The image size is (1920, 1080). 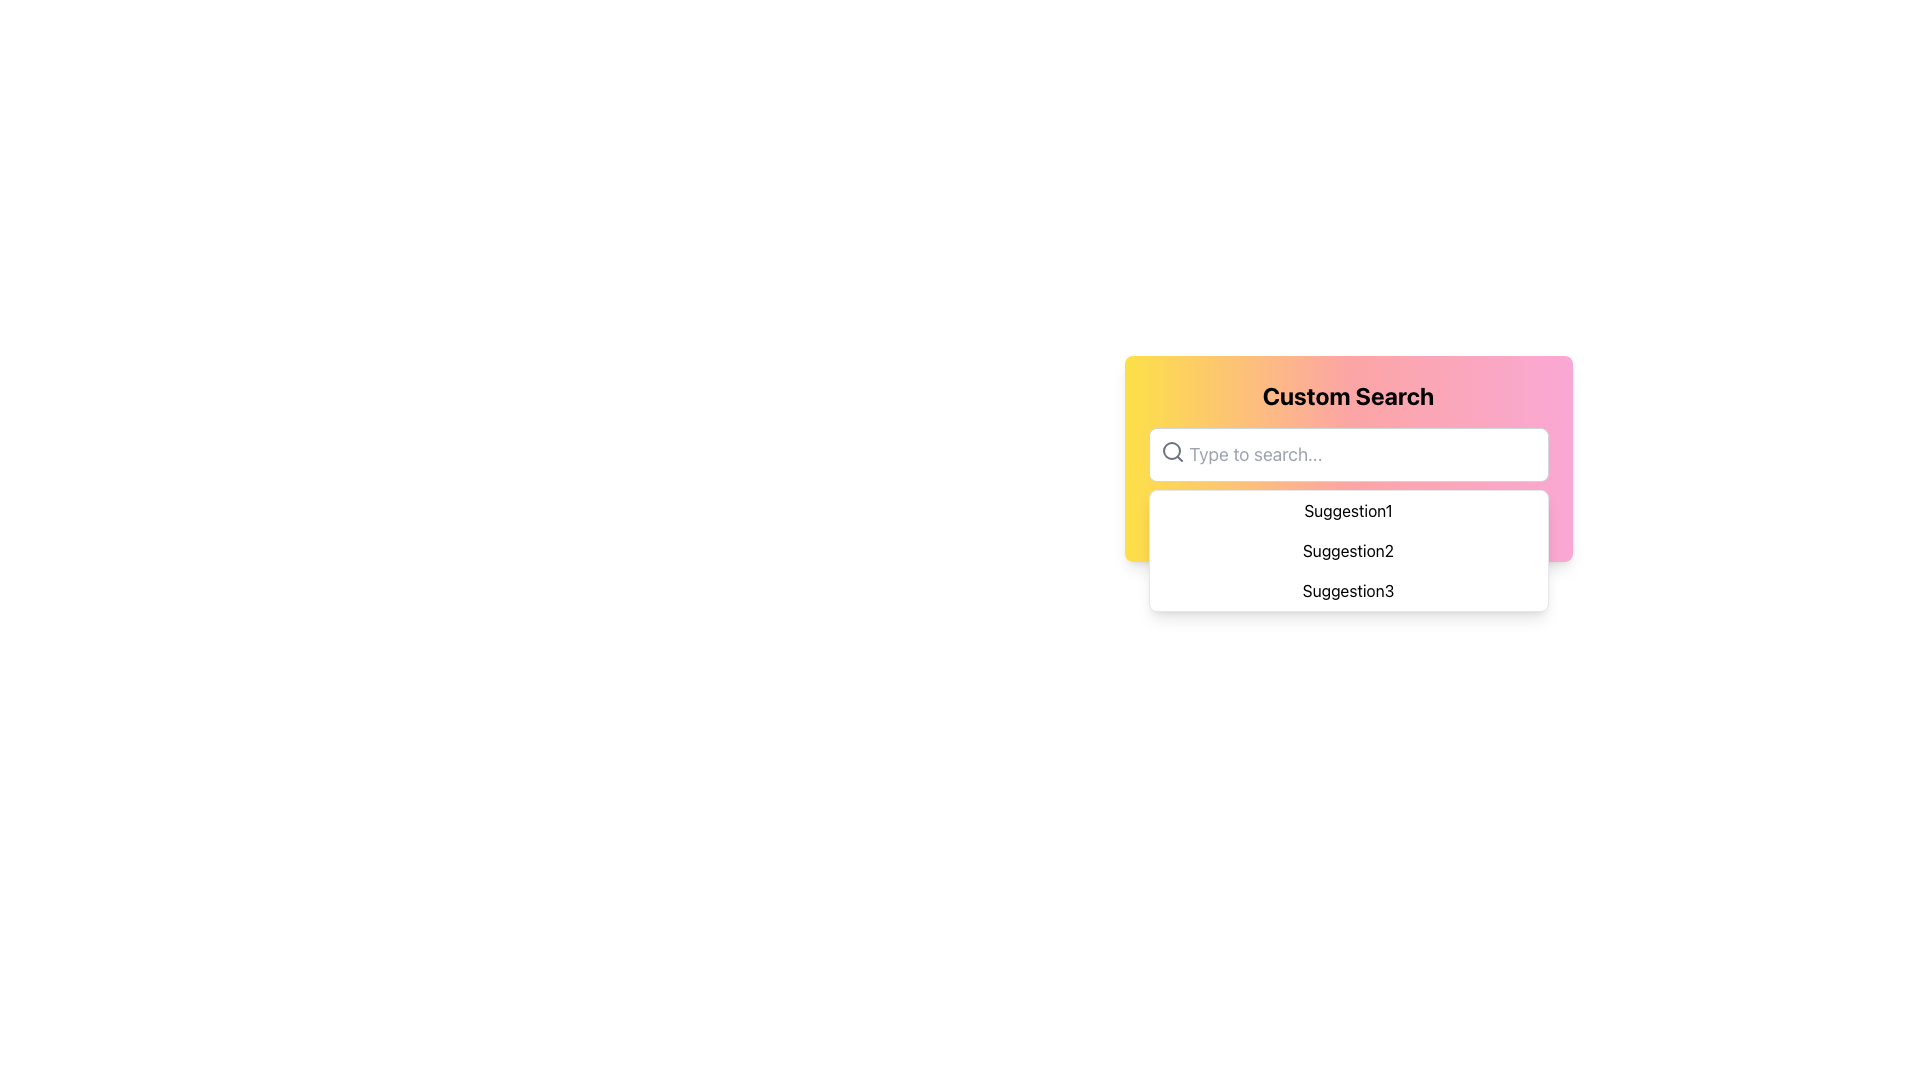 What do you see at coordinates (1171, 451) in the screenshot?
I see `the decorative circle element of the search icon, which represents the lens of the magnifying glass used for search functionality` at bounding box center [1171, 451].